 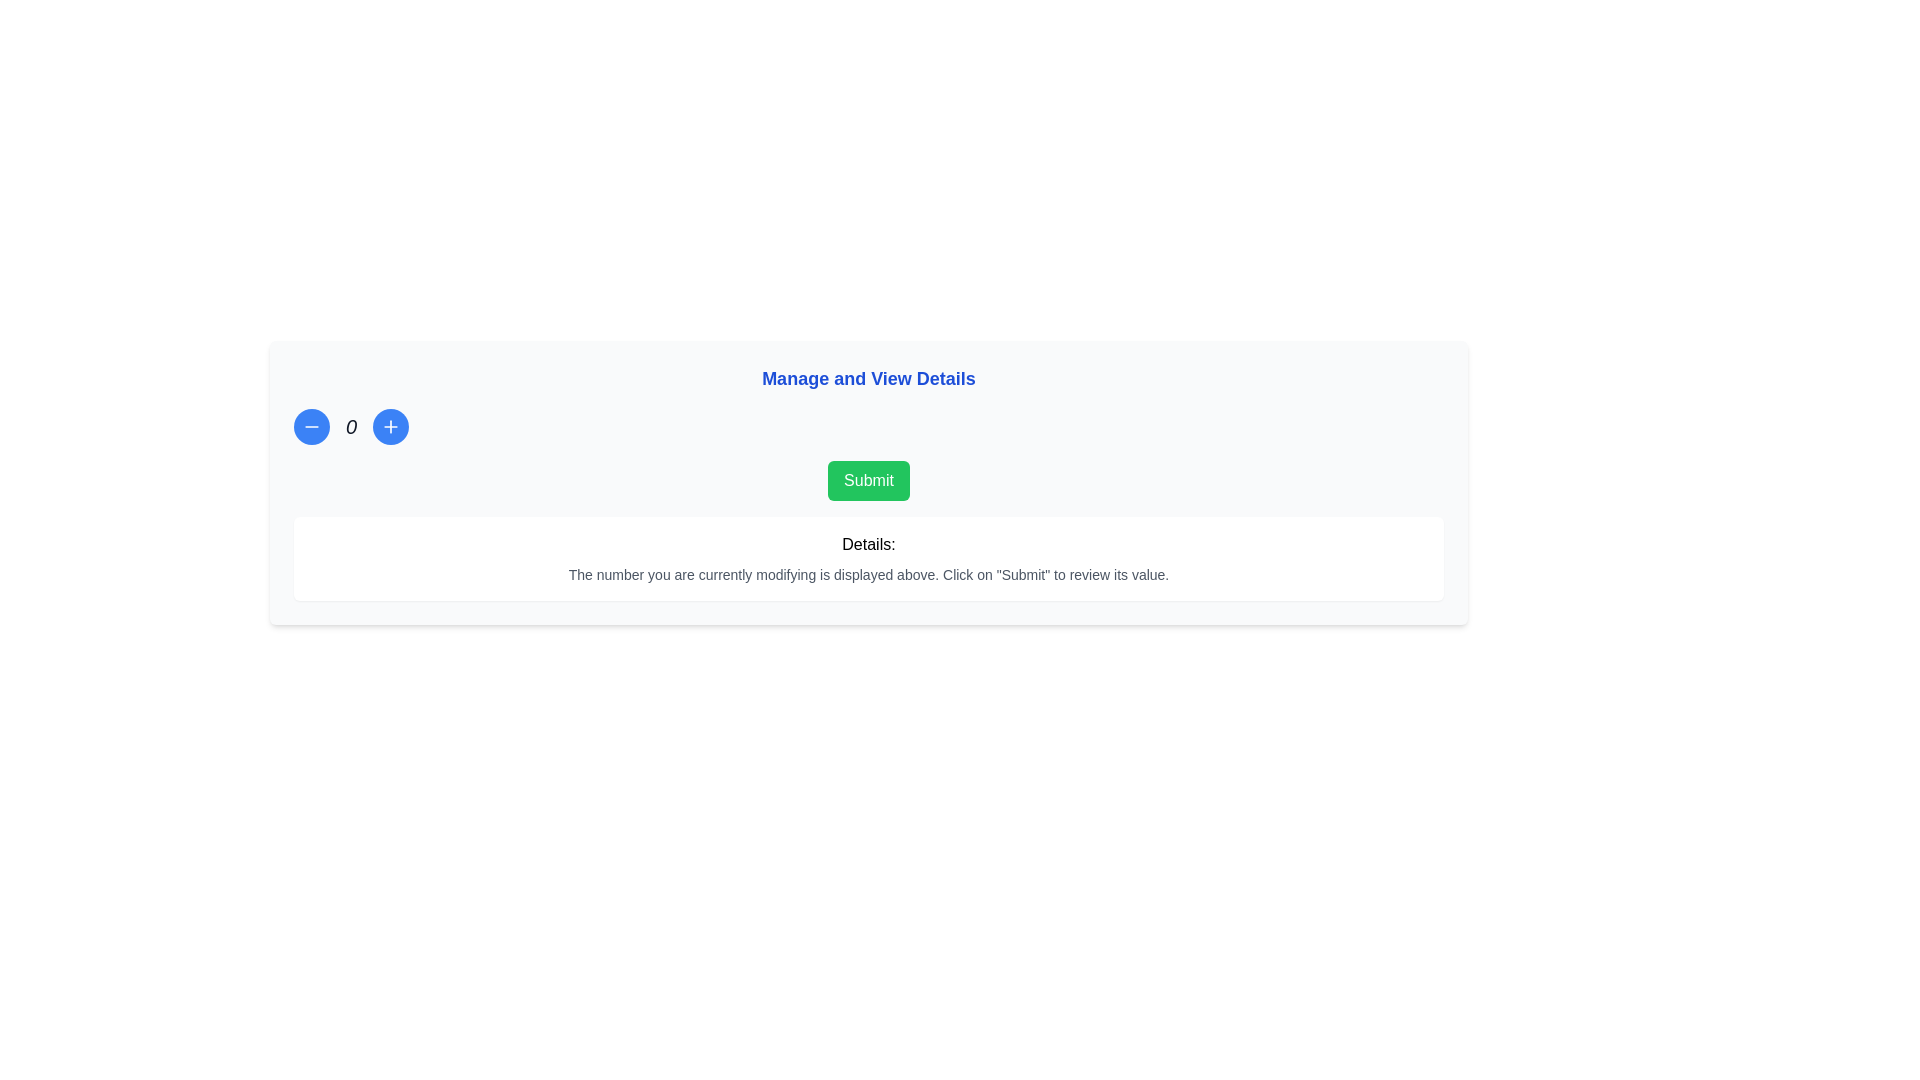 What do you see at coordinates (868, 481) in the screenshot?
I see `the button located below the 'Manage and View Details' section heading to trigger a color change effect` at bounding box center [868, 481].